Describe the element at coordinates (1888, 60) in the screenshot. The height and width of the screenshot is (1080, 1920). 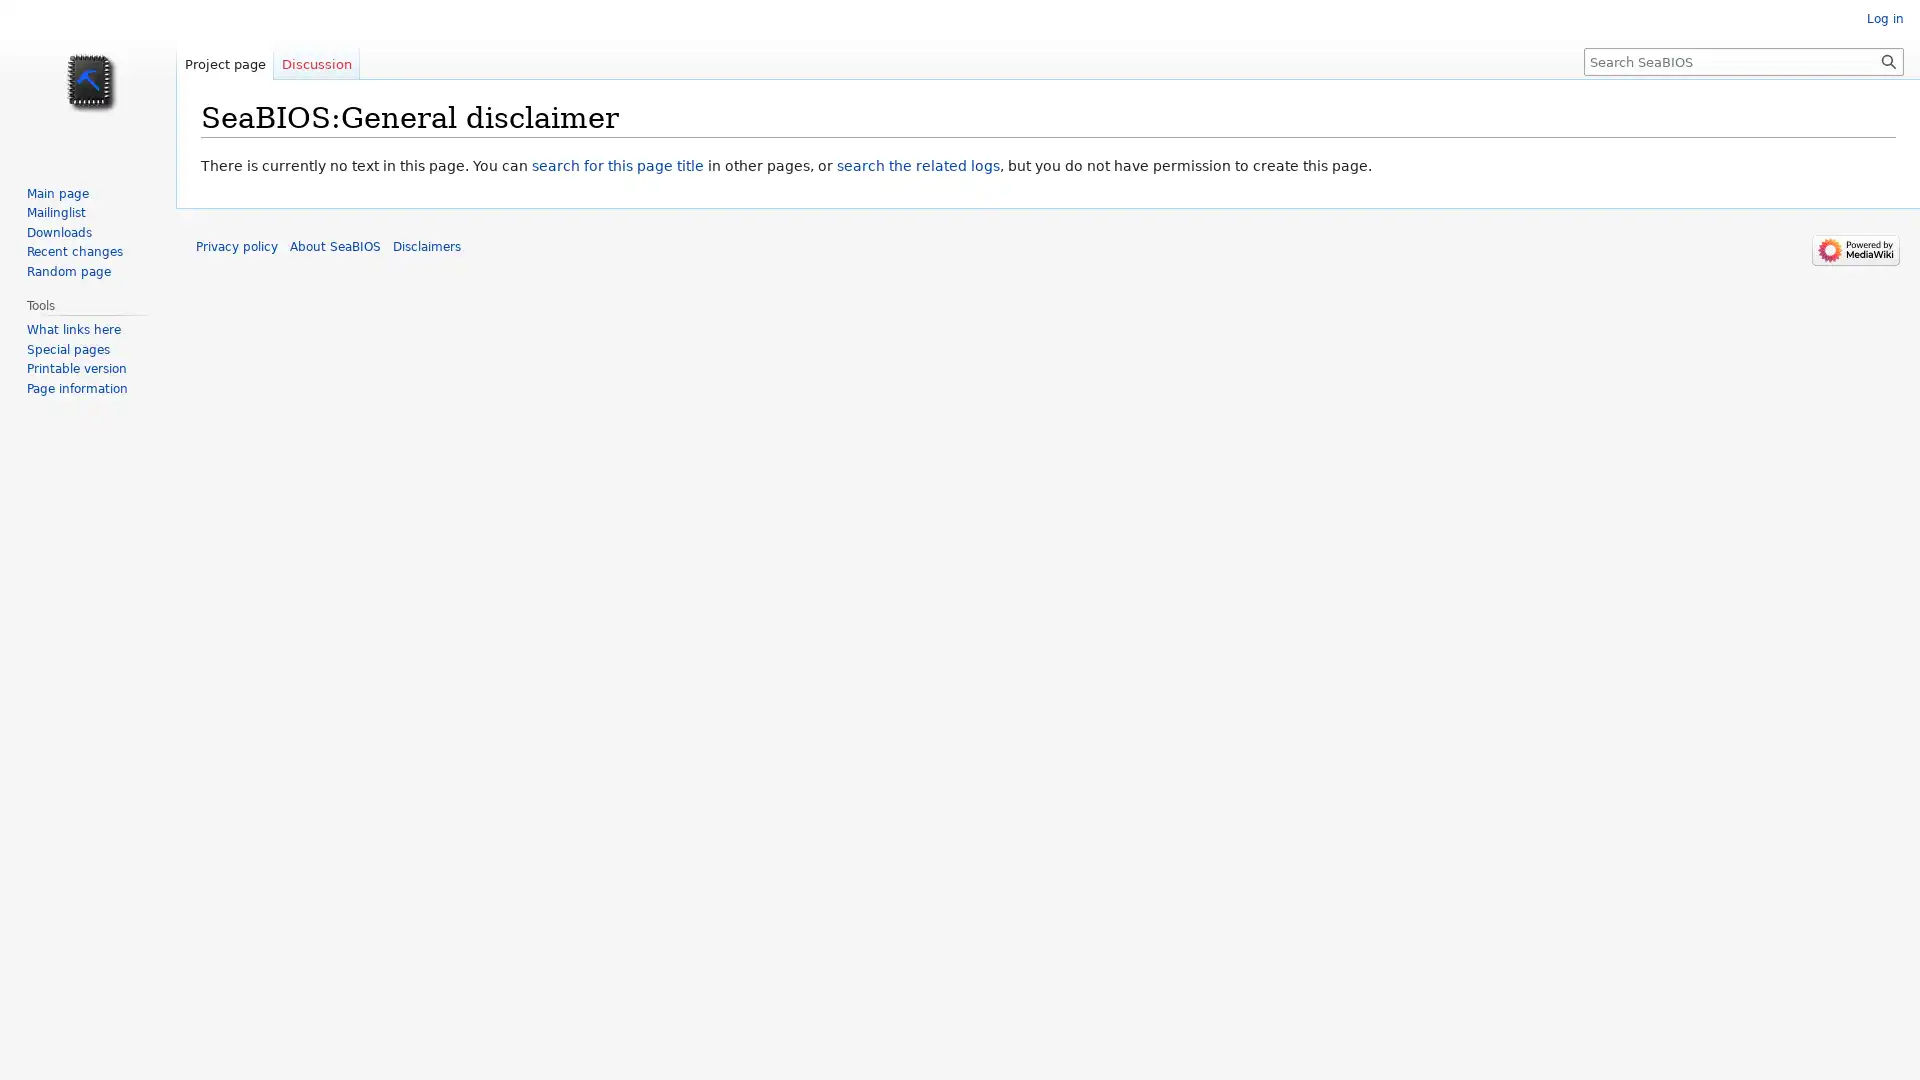
I see `Search` at that location.